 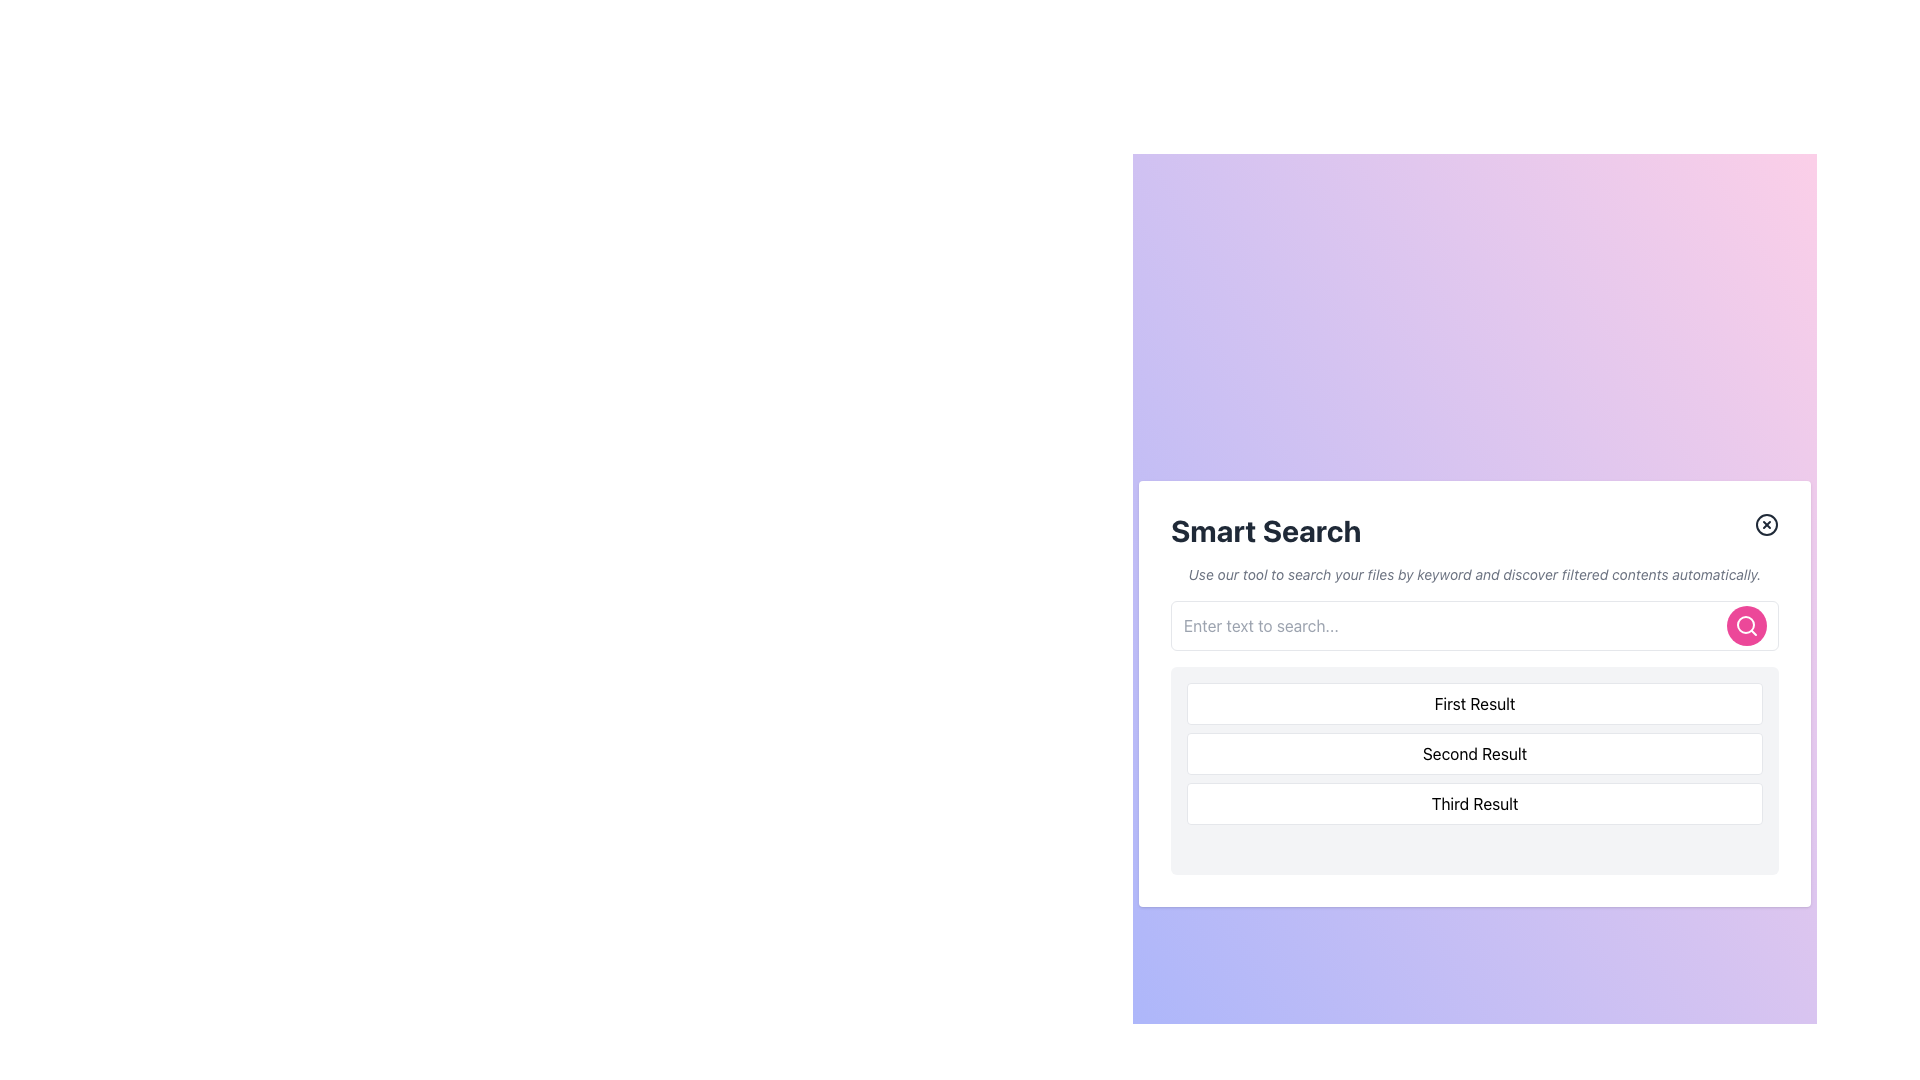 What do you see at coordinates (1745, 623) in the screenshot?
I see `the SVG Circle that visually represents part of a search icon, located in the top right corner of the search input box` at bounding box center [1745, 623].